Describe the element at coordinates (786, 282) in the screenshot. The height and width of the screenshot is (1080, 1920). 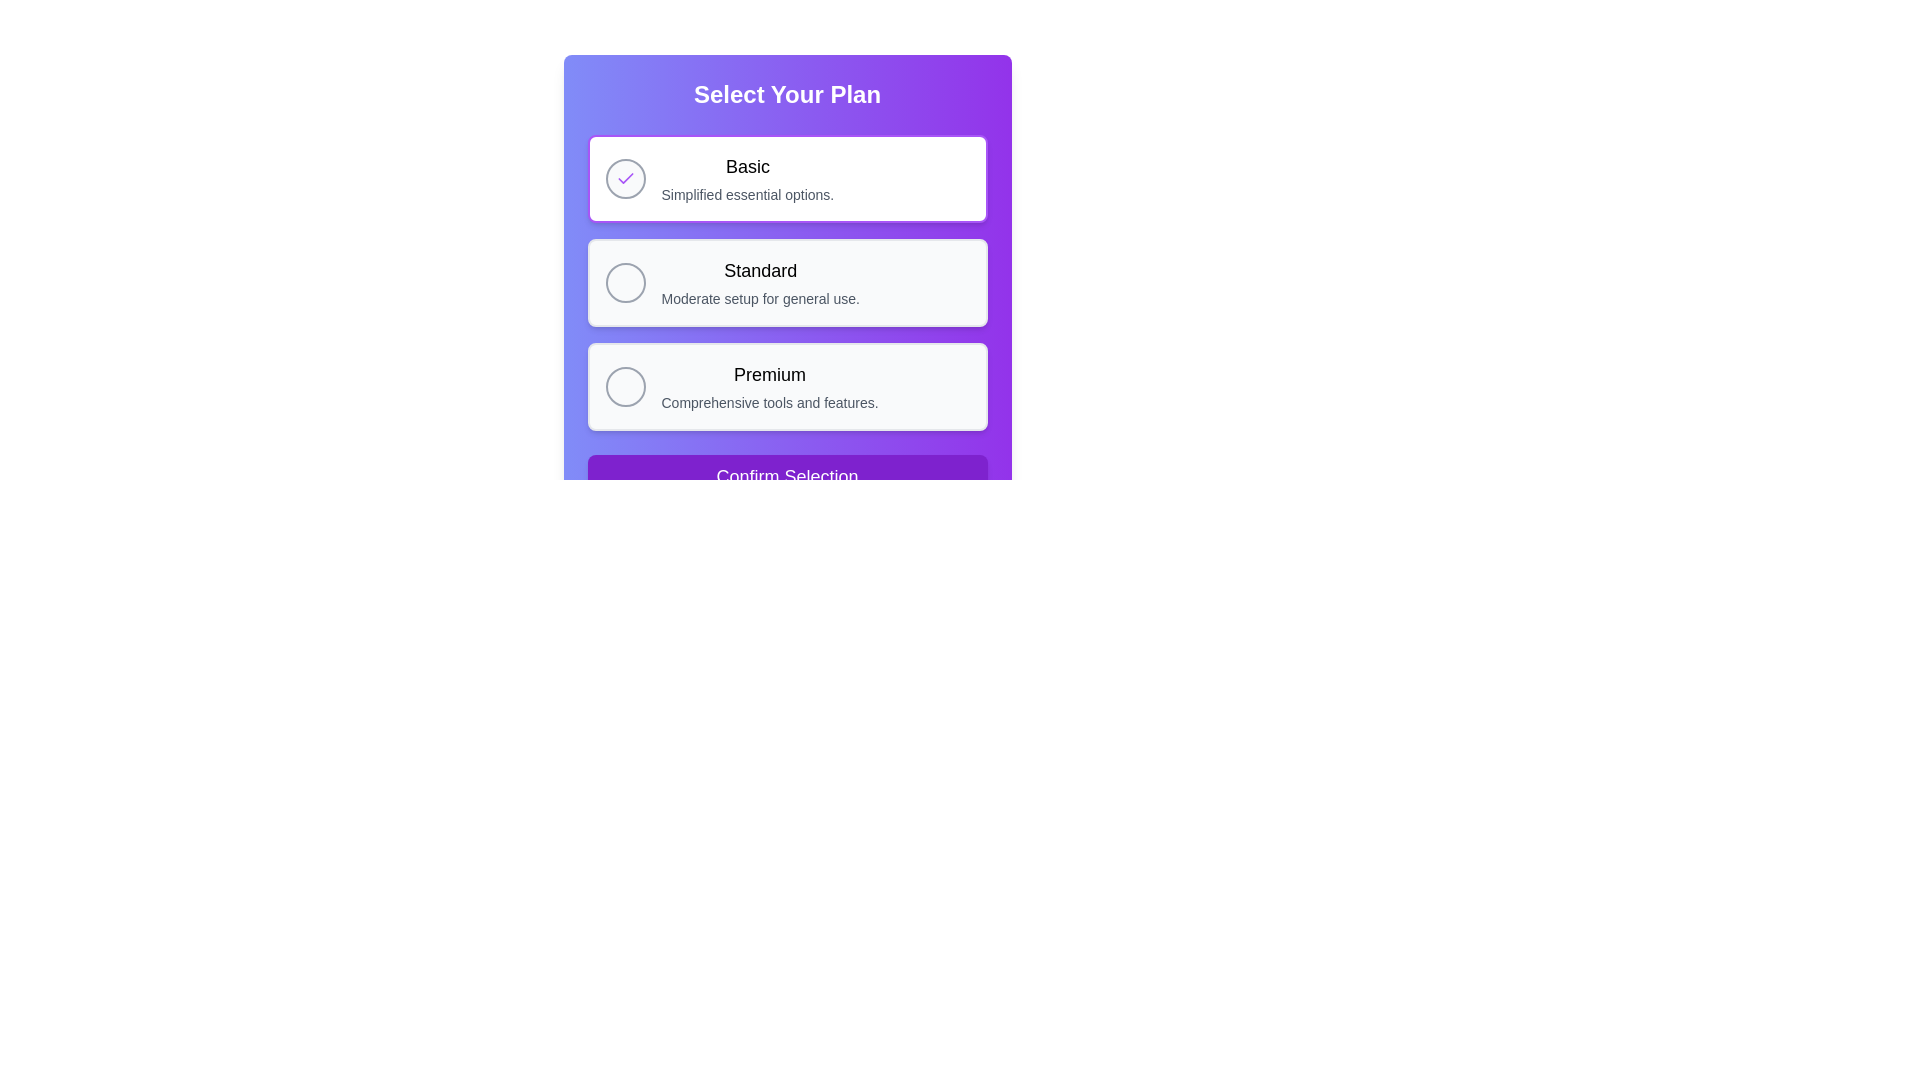
I see `to select the 'Standard' plan option, which is the second plan selection card displaying 'Standard' in bold and a description below it` at that location.